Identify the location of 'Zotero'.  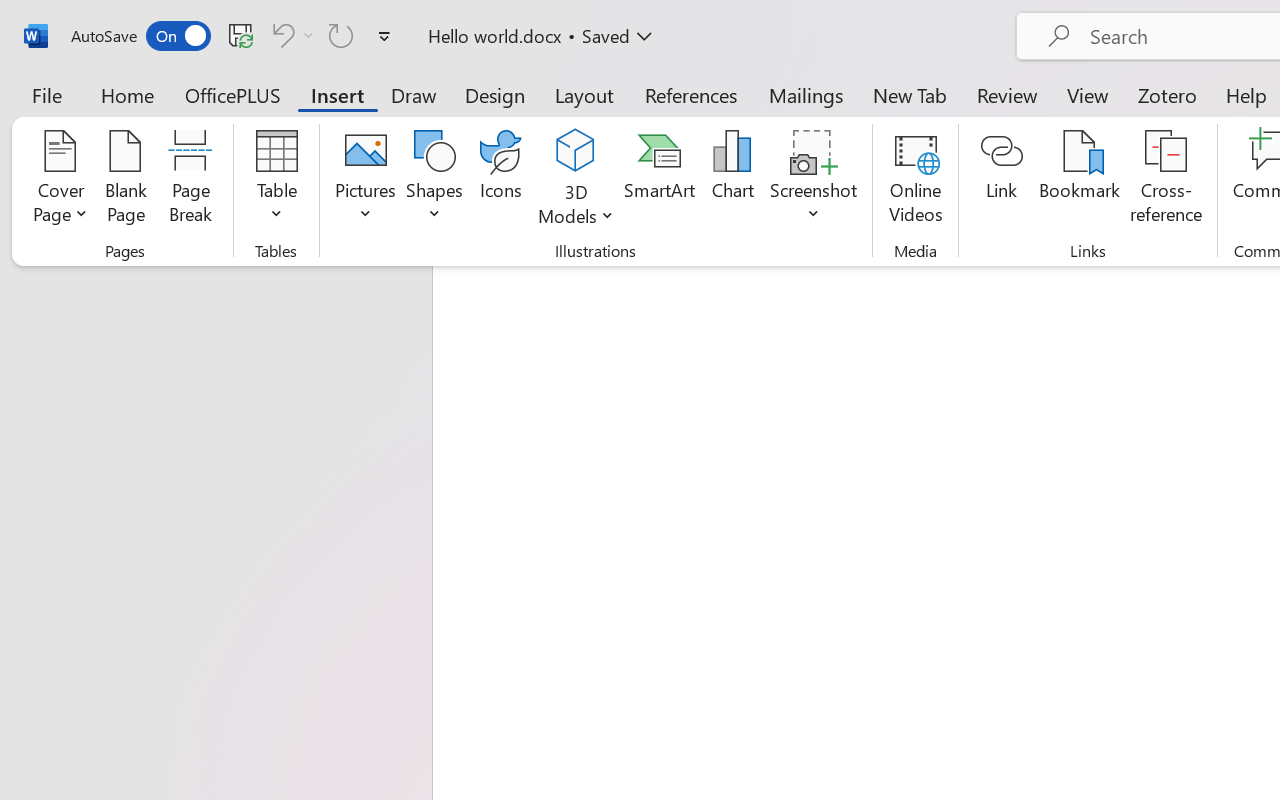
(1167, 94).